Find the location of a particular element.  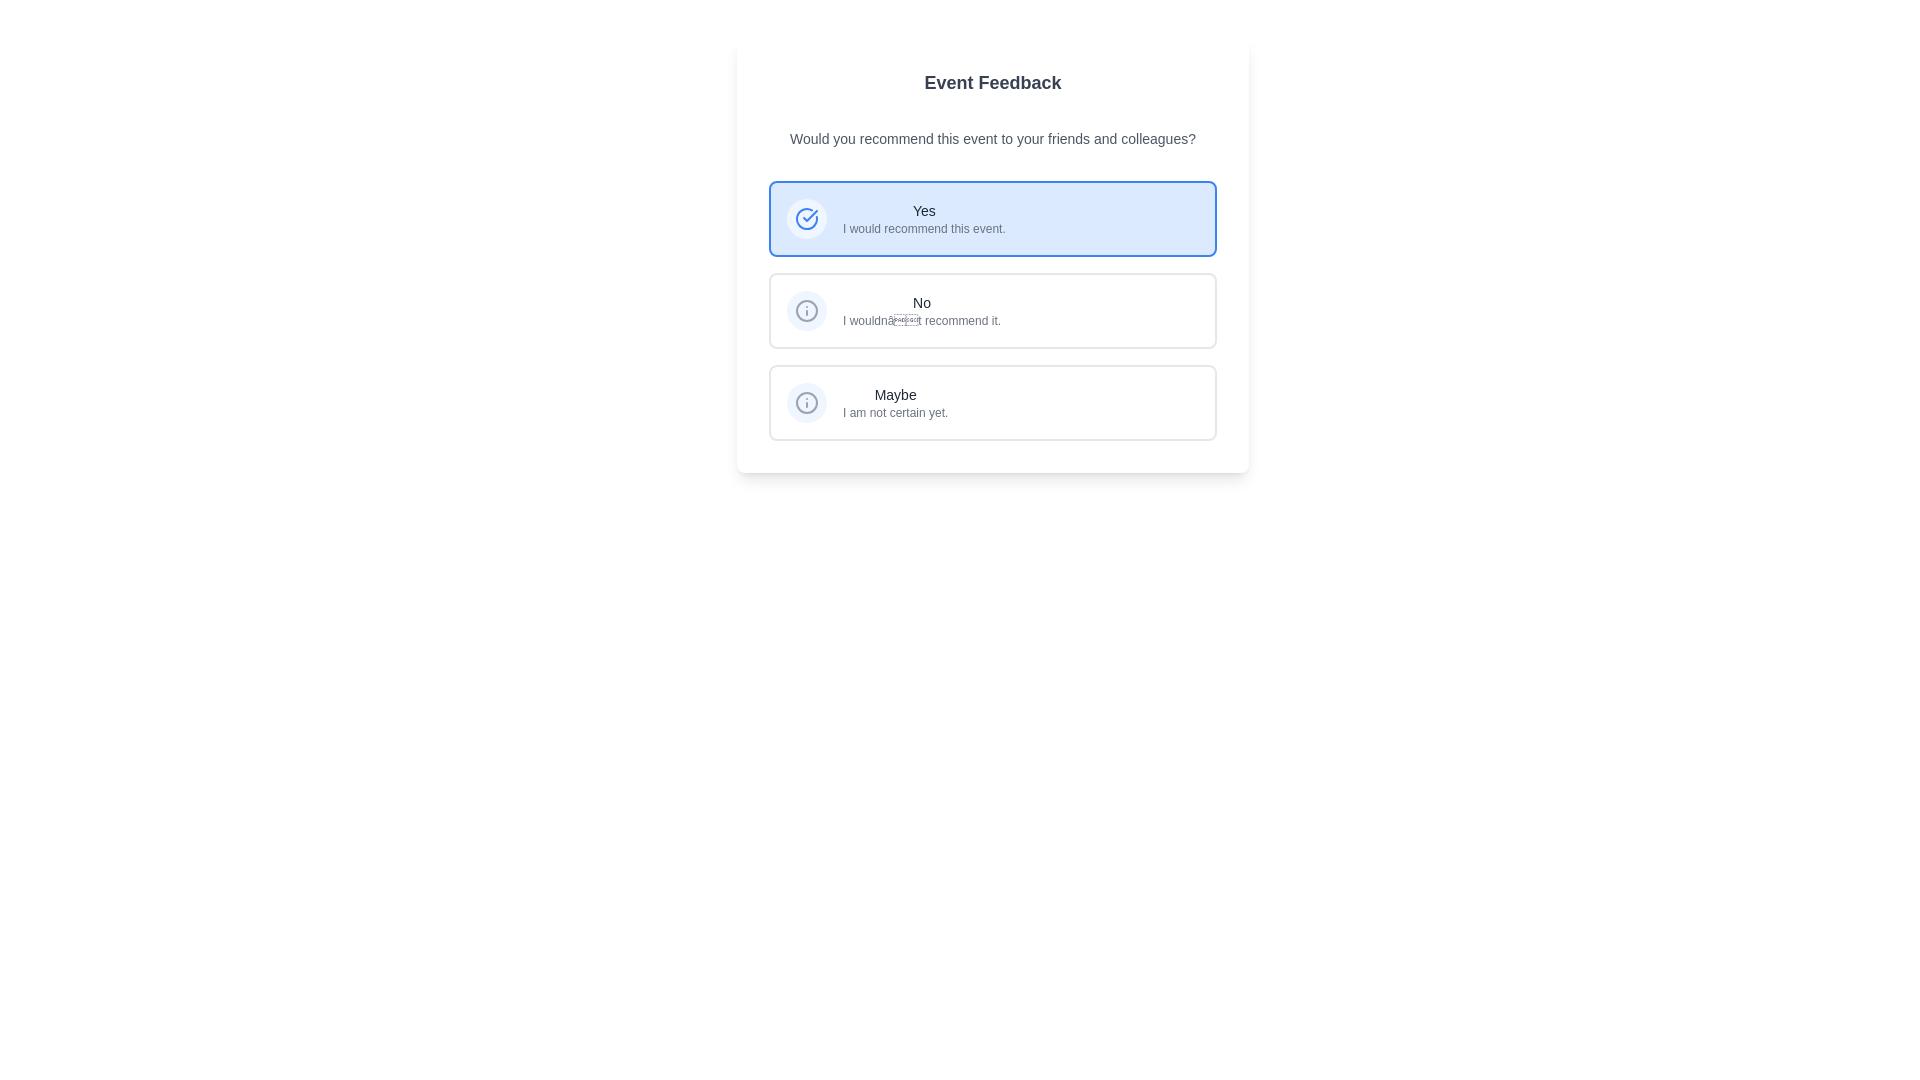

the first Selection Card in the feedback section is located at coordinates (993, 219).